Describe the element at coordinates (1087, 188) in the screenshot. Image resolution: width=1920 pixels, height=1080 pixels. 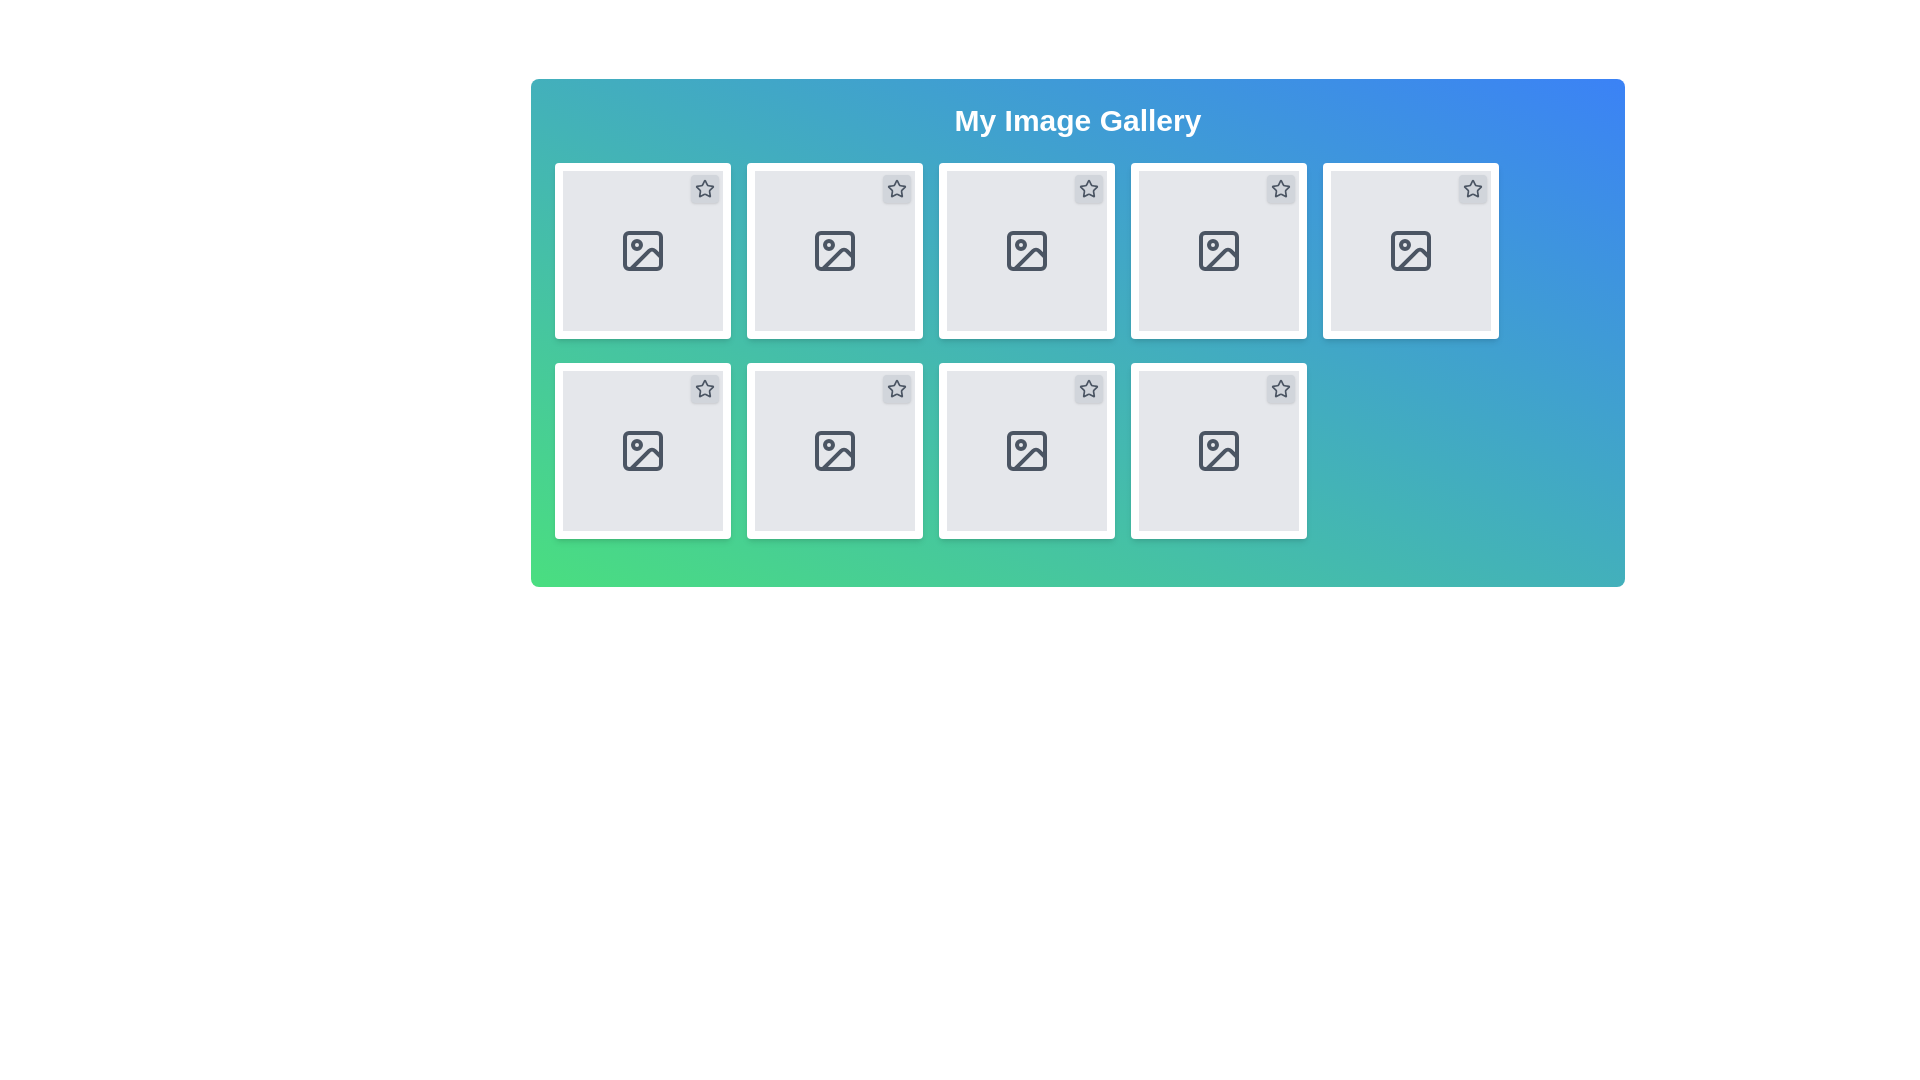
I see `the gray star icon located at the top-right corner of the fourth image in the first row of a 4x3 grid layout` at that location.